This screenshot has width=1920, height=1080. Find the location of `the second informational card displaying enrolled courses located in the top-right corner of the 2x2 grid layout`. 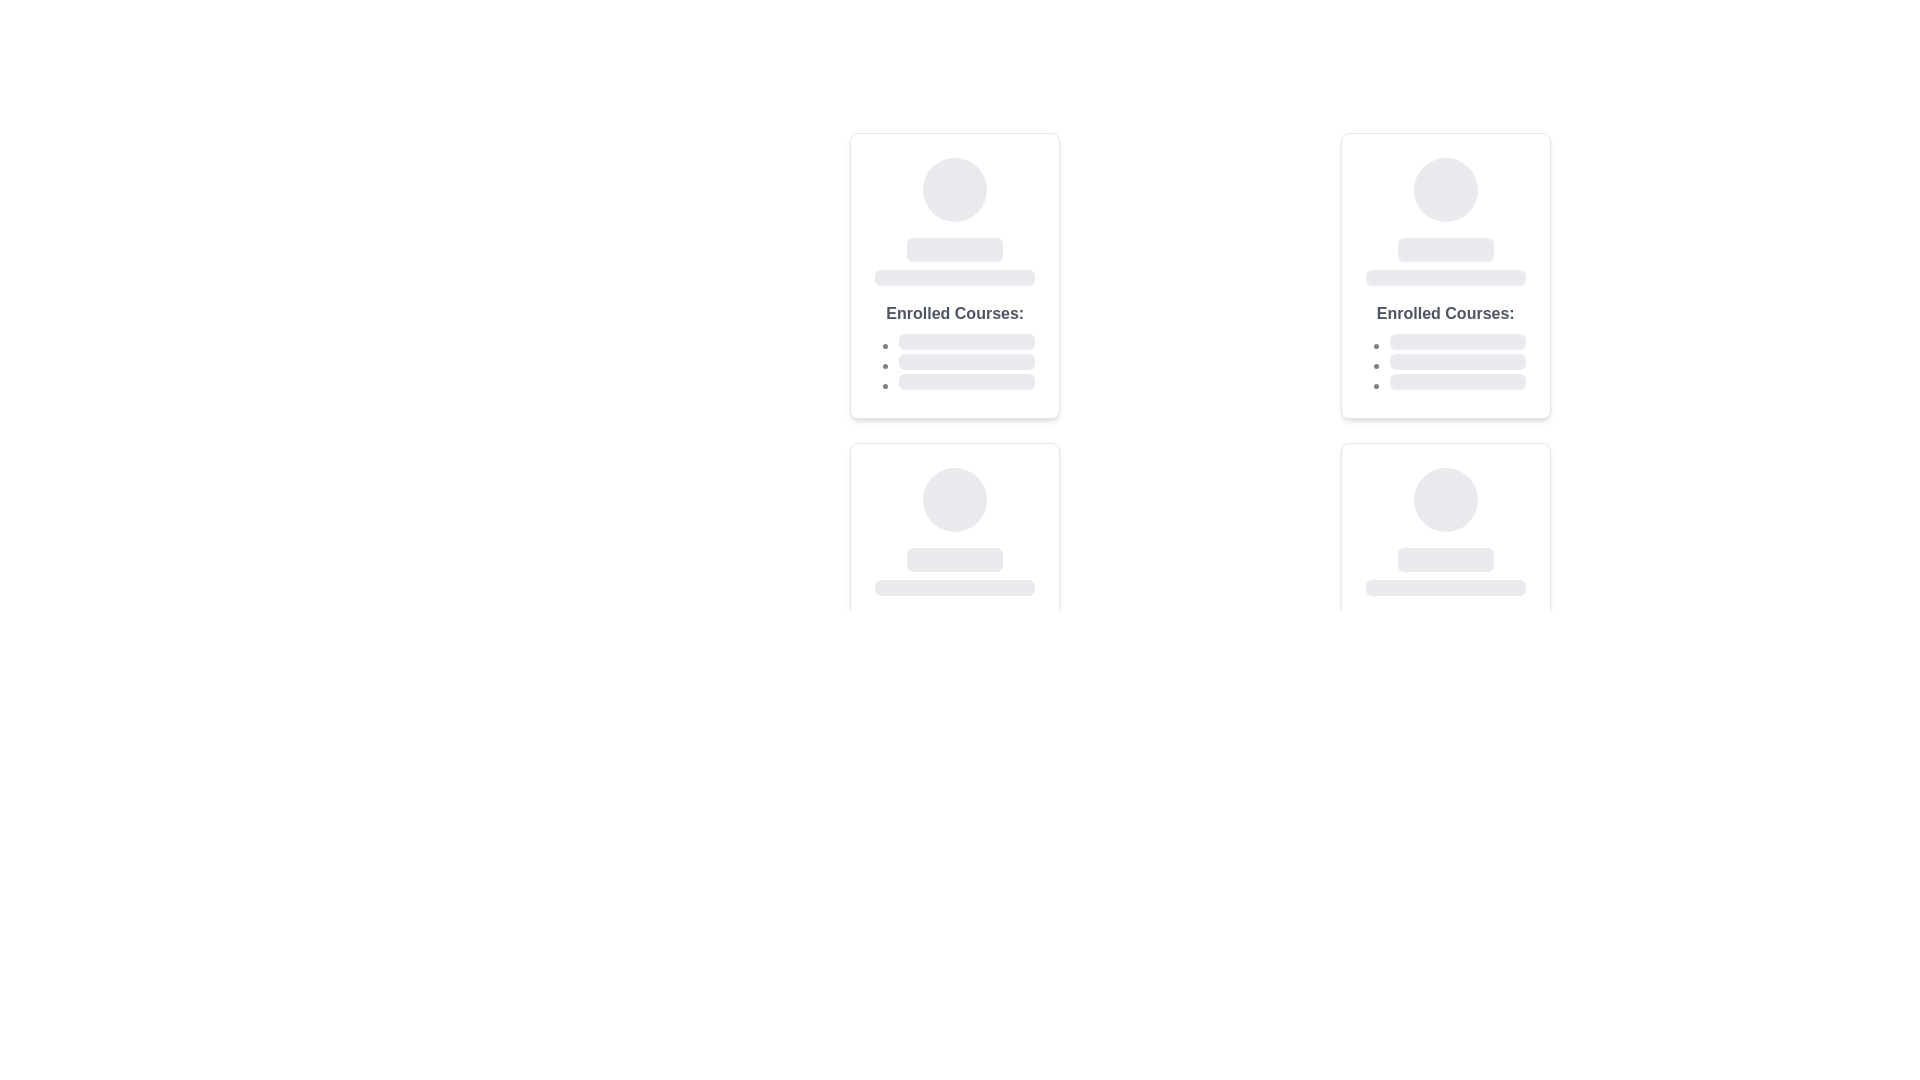

the second informational card displaying enrolled courses located in the top-right corner of the 2x2 grid layout is located at coordinates (1445, 276).